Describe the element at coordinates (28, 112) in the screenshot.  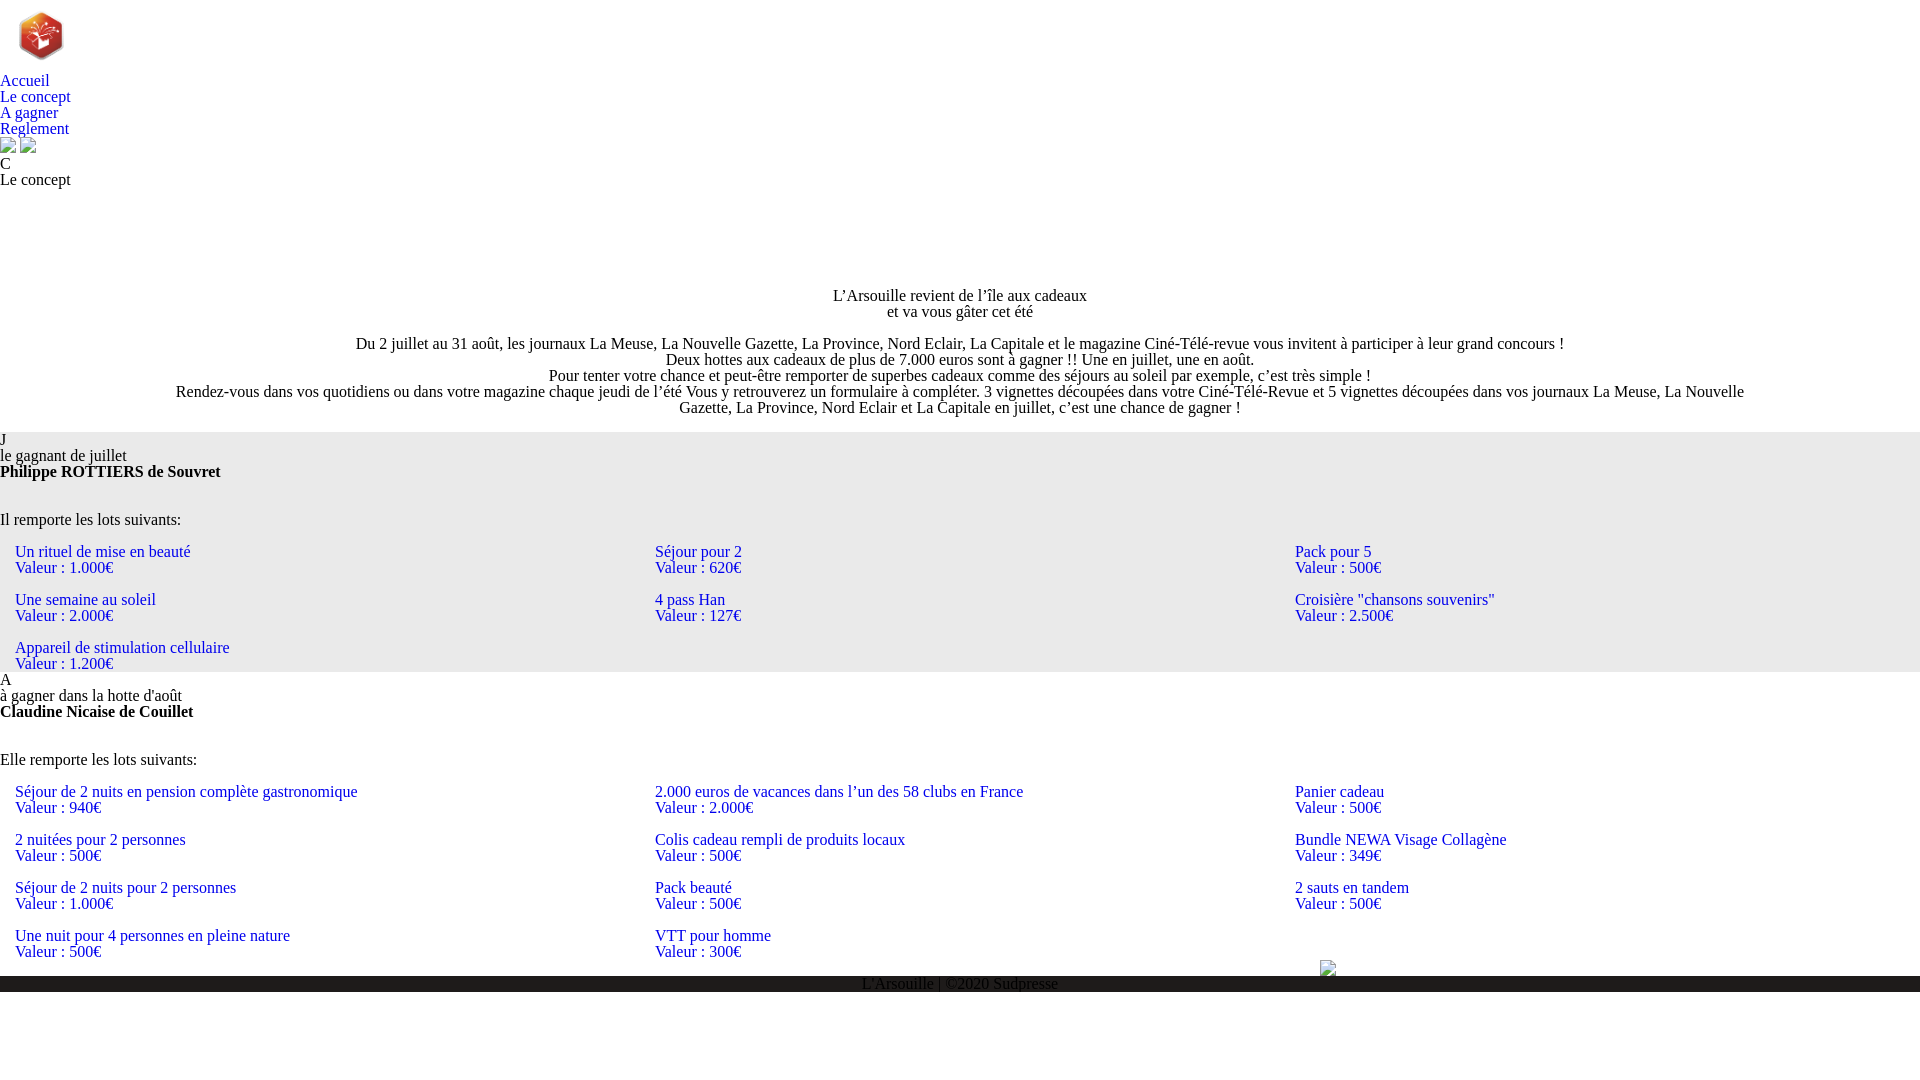
I see `'A gagner'` at that location.